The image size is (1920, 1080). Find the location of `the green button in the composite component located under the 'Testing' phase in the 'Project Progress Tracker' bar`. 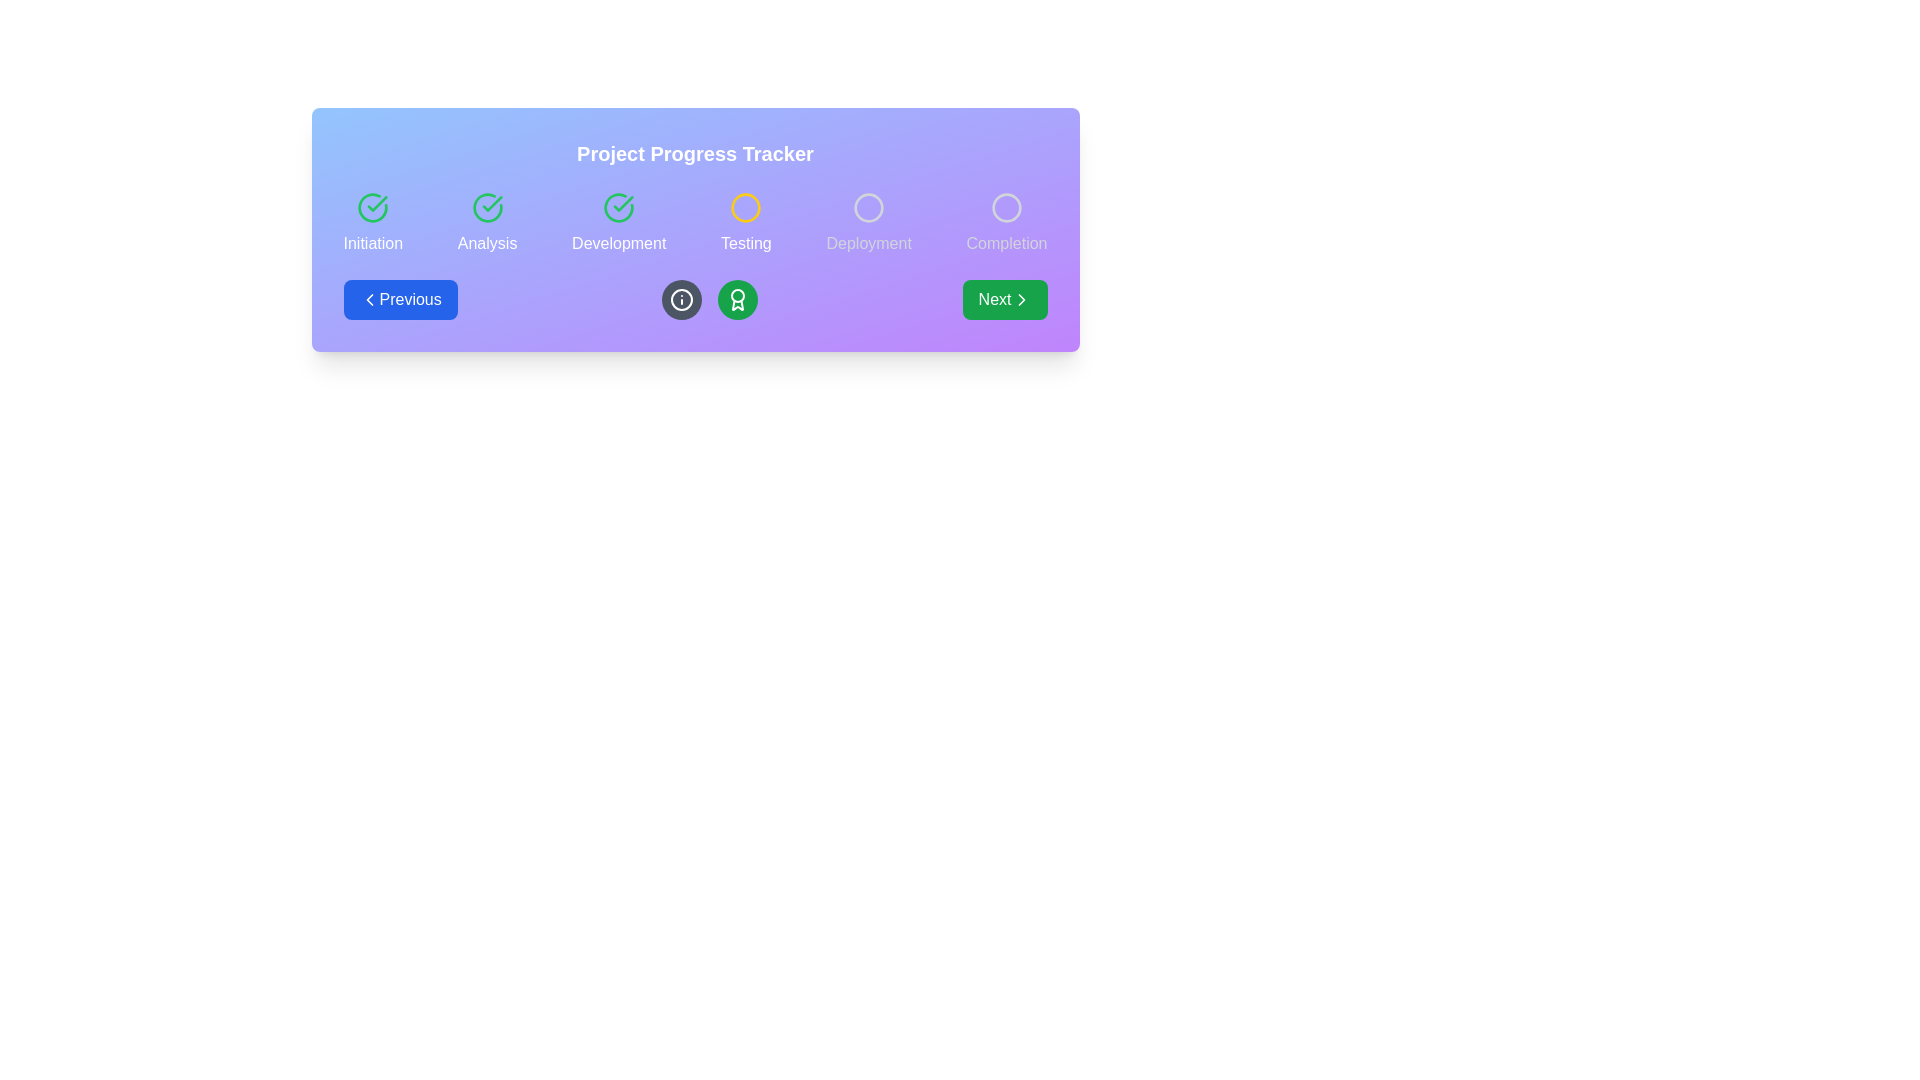

the green button in the composite component located under the 'Testing' phase in the 'Project Progress Tracker' bar is located at coordinates (710, 300).